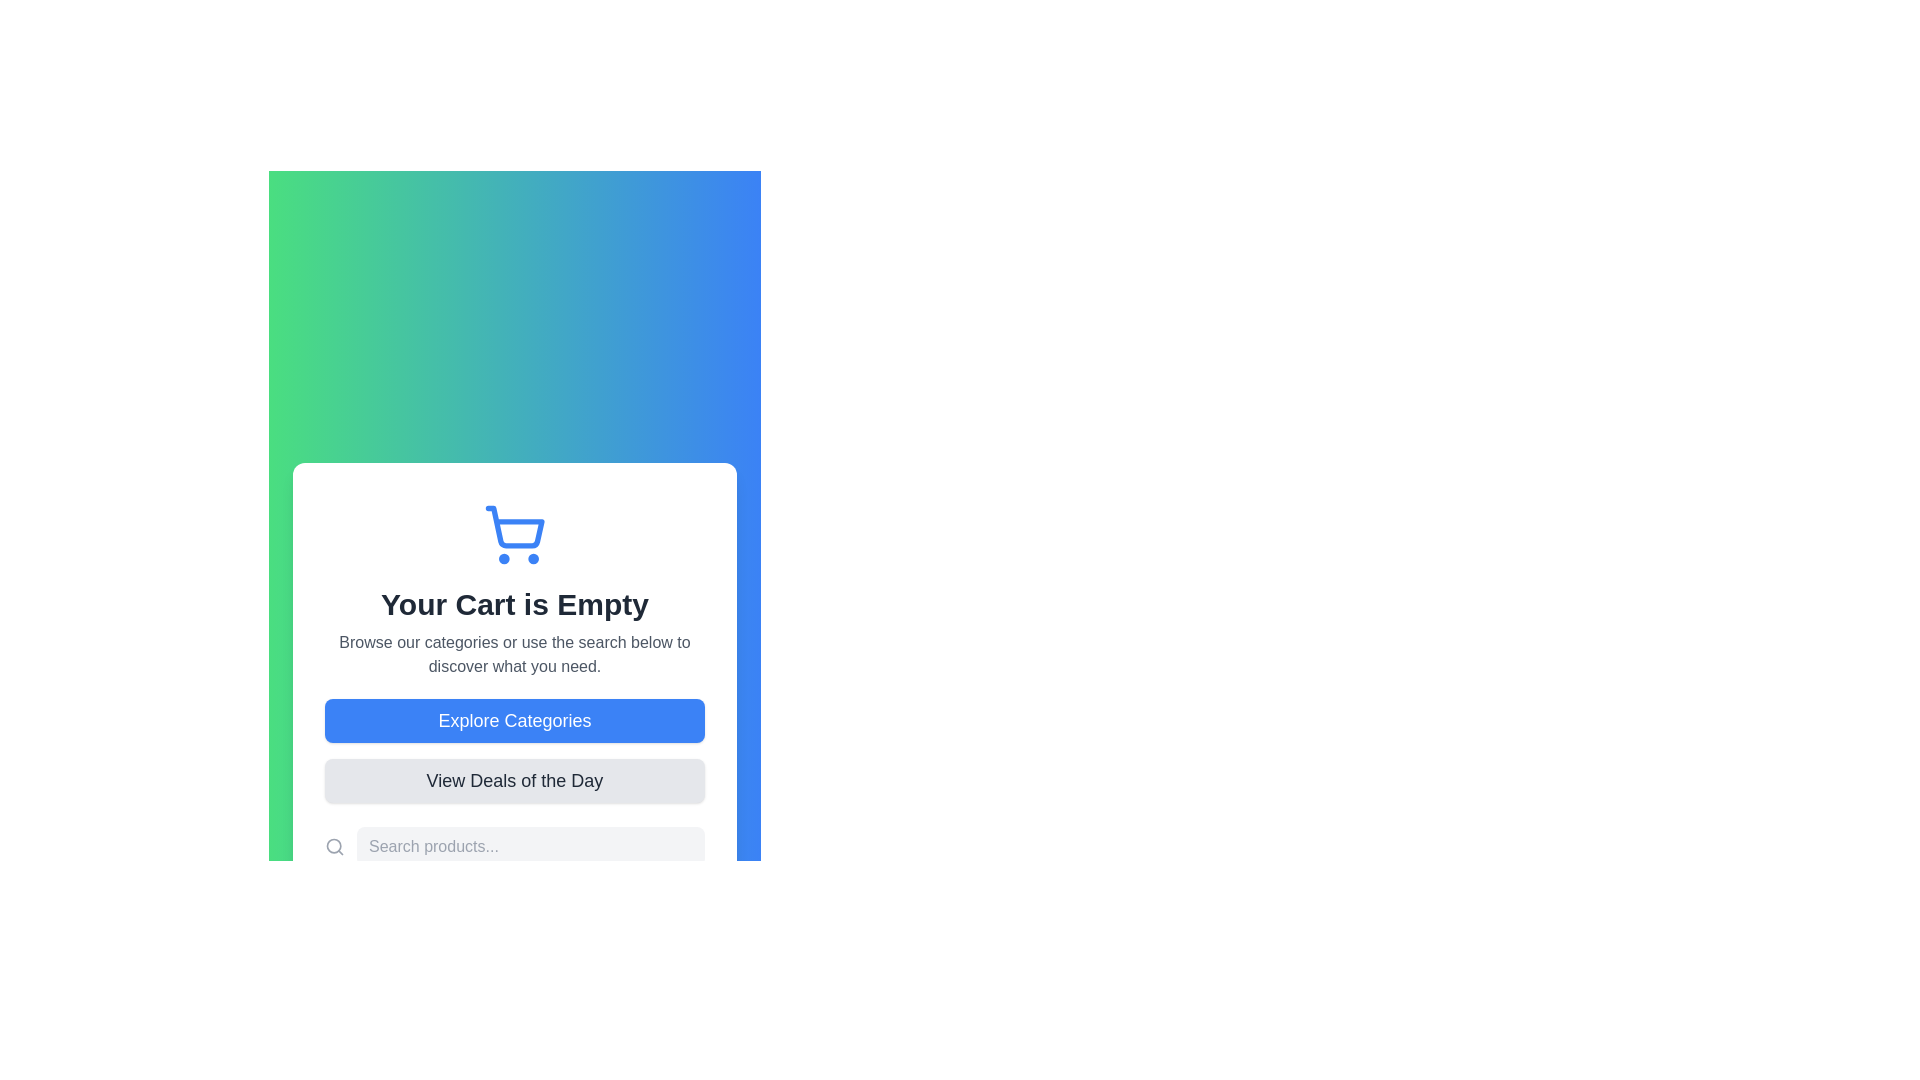 This screenshot has width=1920, height=1080. What do you see at coordinates (514, 709) in the screenshot?
I see `the 'Explore Categories' button, which is a rectangular button with a blue background and rounded corners, located centrally below the text 'Your Cart is Empty.'` at bounding box center [514, 709].